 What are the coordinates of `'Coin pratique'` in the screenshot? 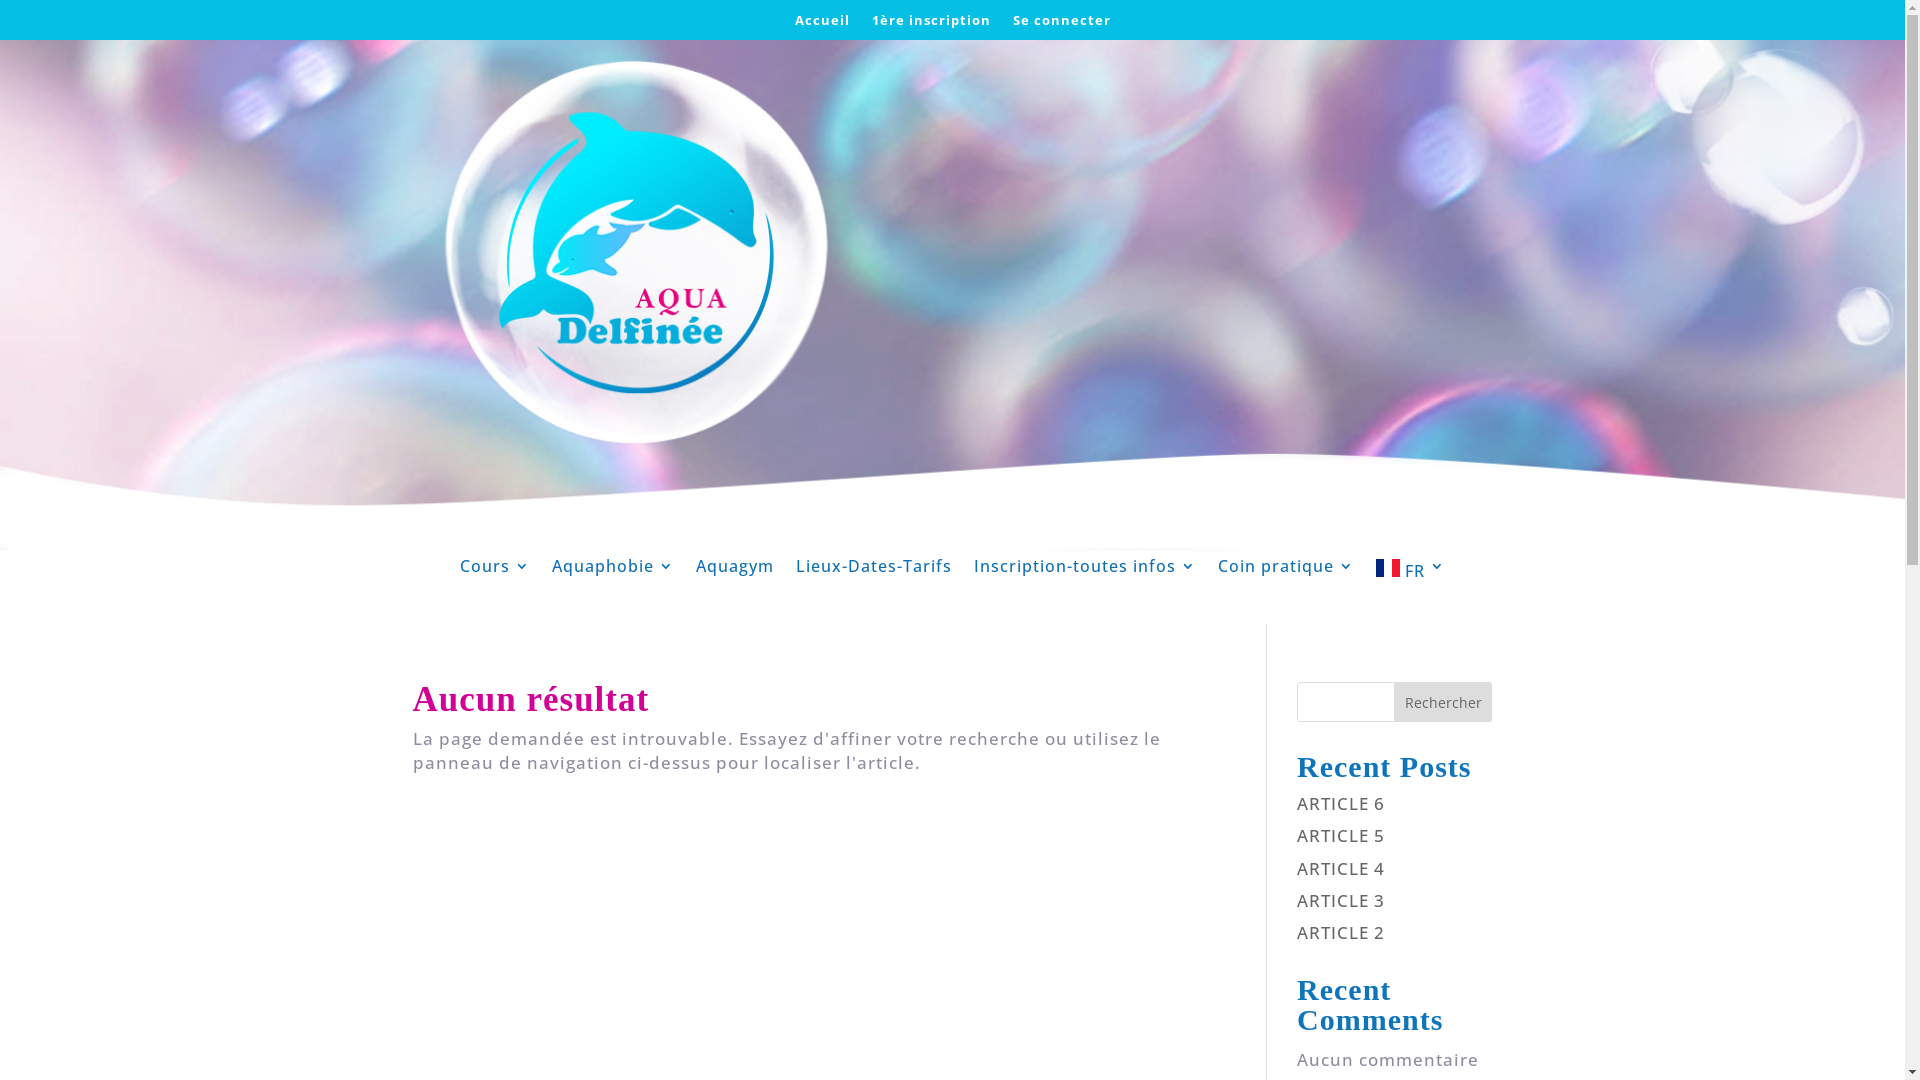 It's located at (1217, 572).